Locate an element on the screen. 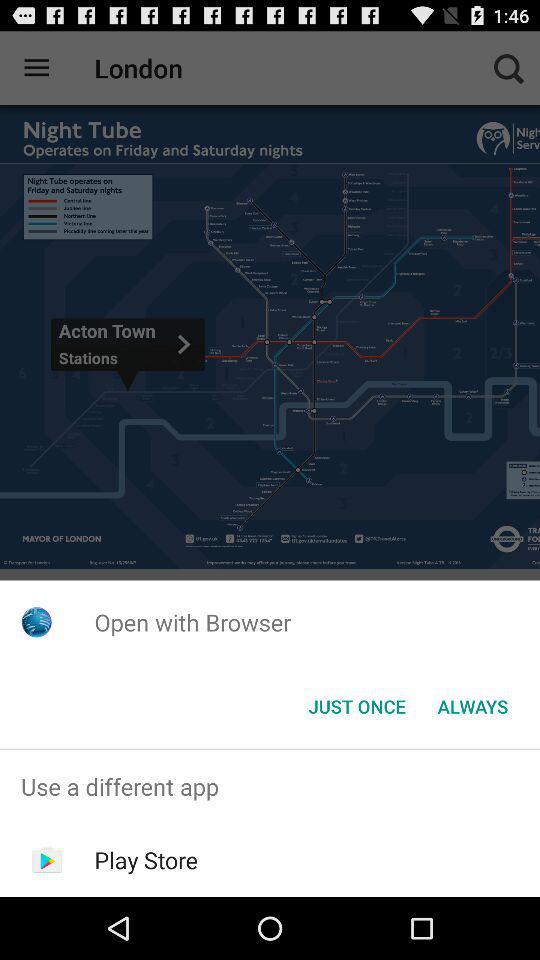 The width and height of the screenshot is (540, 960). the use a different is located at coordinates (270, 786).